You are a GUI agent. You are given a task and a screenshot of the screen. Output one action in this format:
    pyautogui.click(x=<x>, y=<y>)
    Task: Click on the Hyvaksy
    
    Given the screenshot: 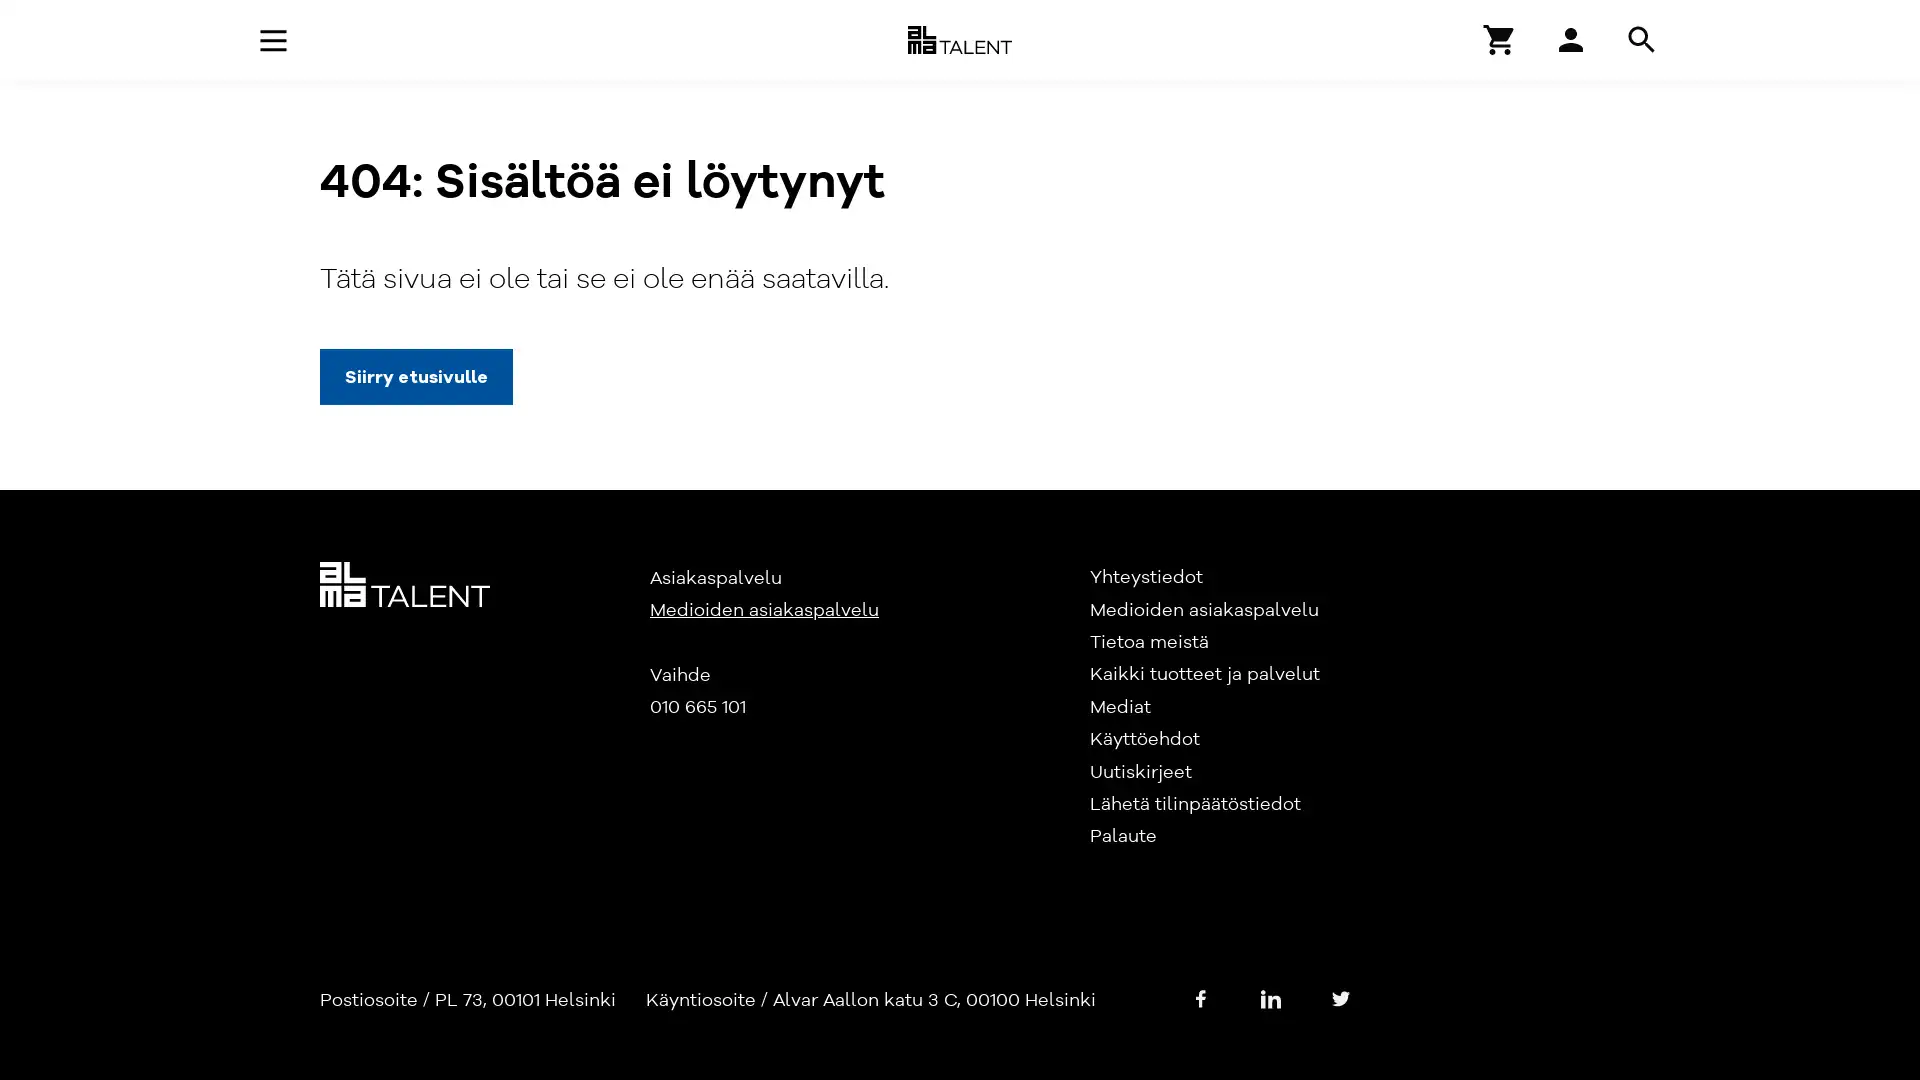 What is the action you would take?
    pyautogui.click(x=1248, y=692)
    